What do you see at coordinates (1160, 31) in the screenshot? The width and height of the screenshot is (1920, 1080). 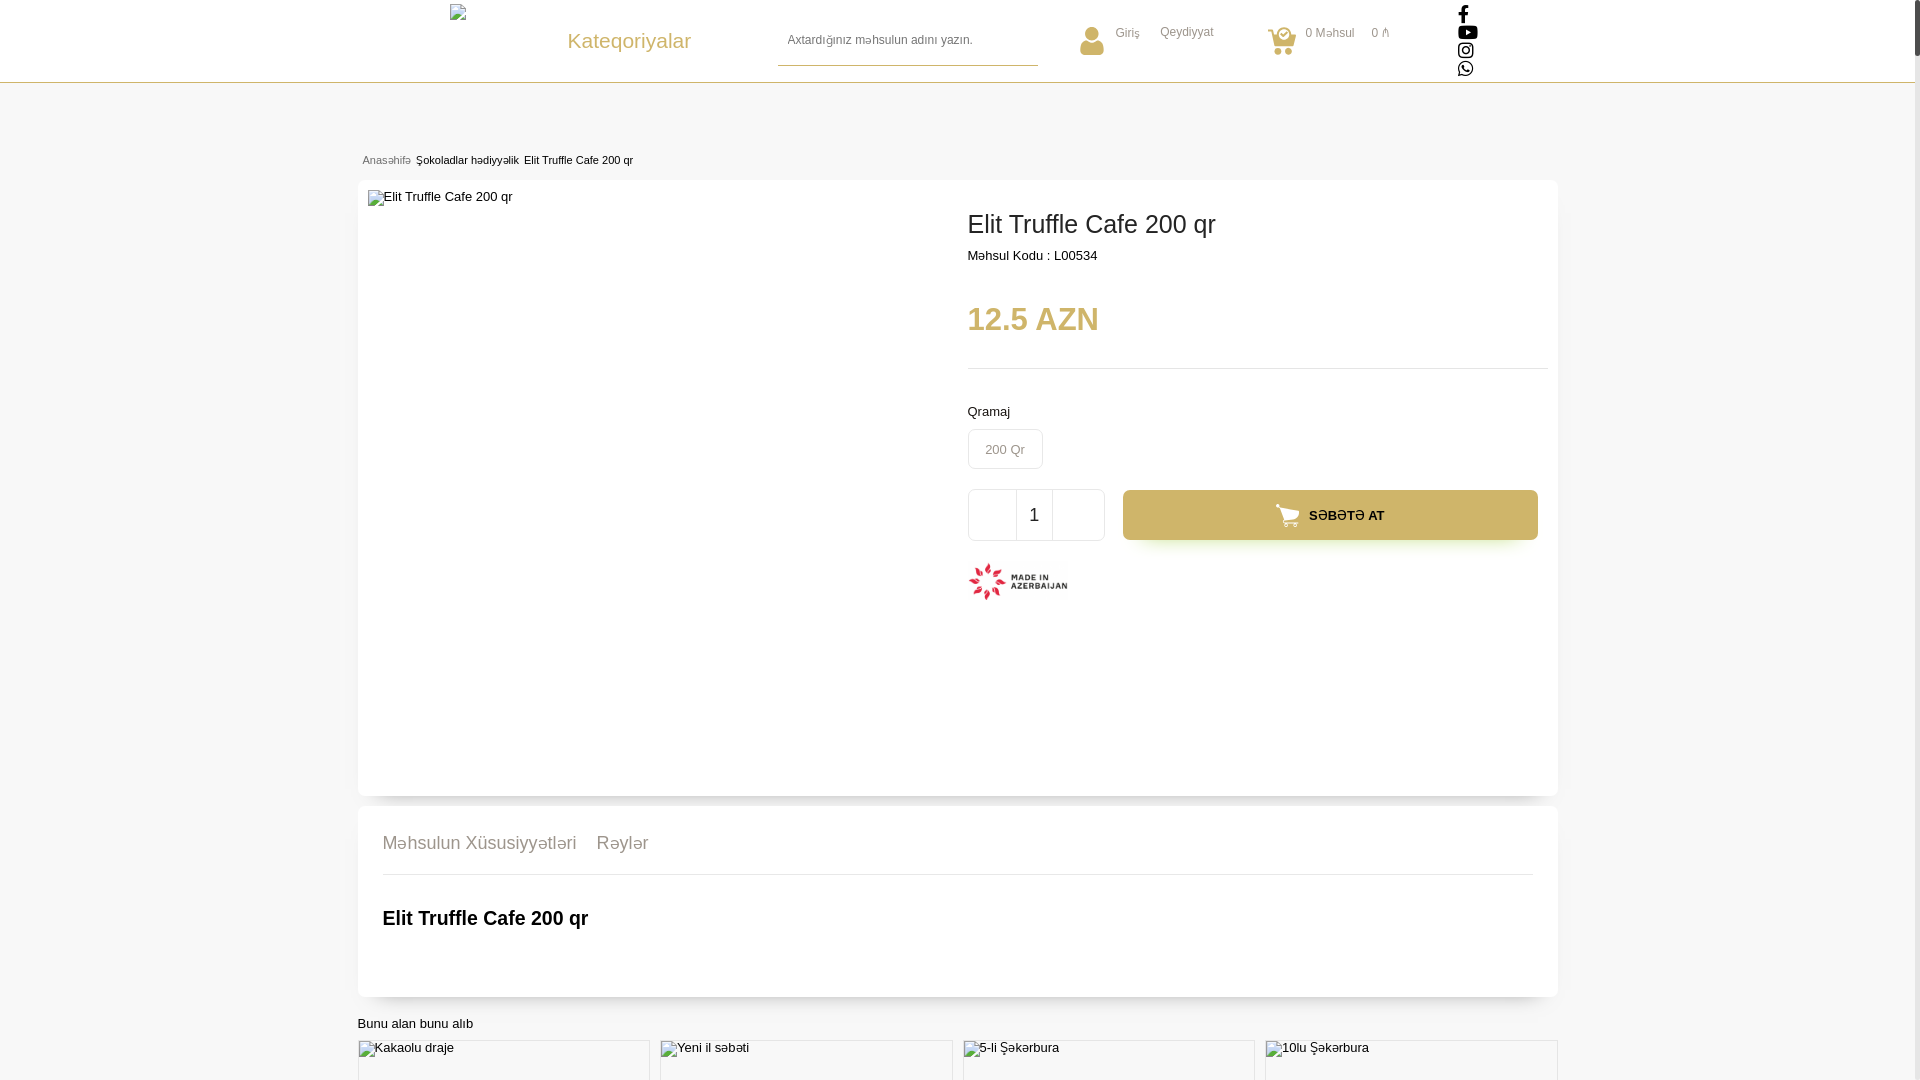 I see `'Qeydiyyat'` at bounding box center [1160, 31].